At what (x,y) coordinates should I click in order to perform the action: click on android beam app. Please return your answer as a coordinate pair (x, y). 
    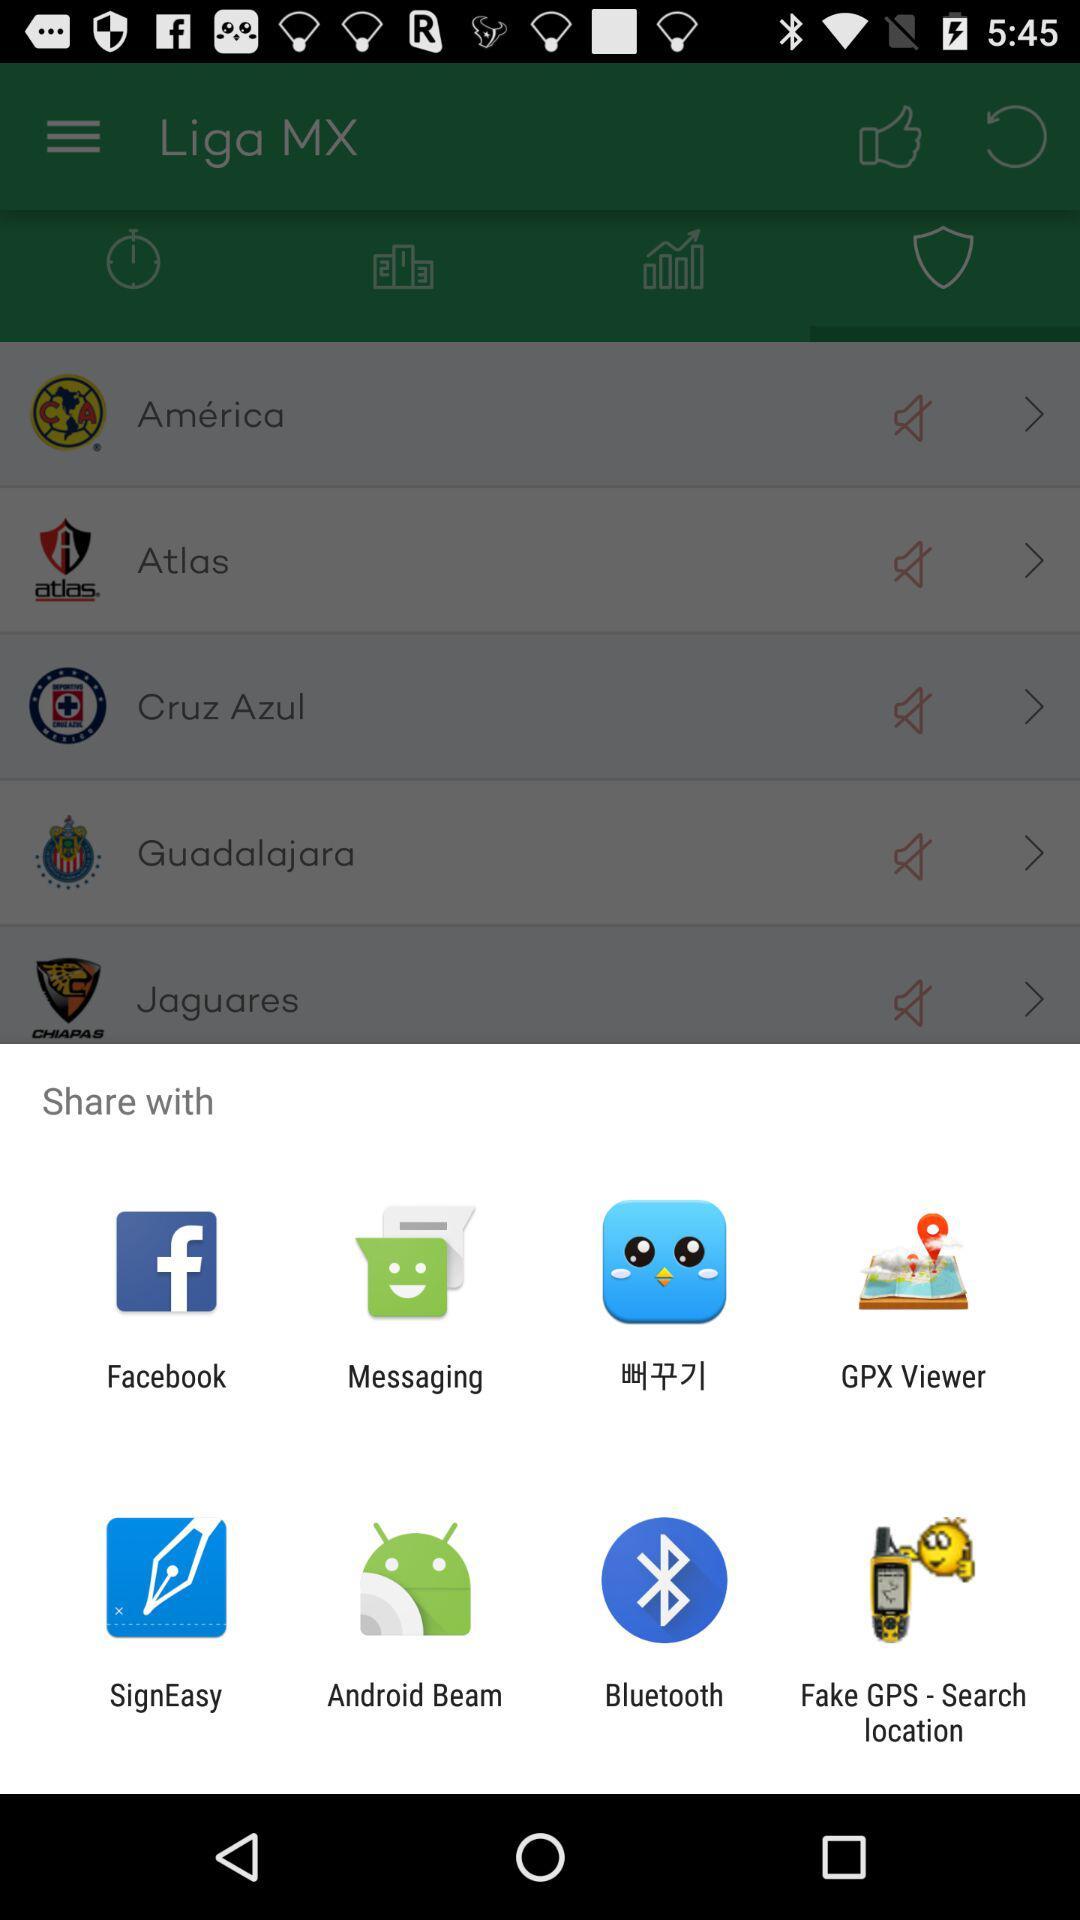
    Looking at the image, I should click on (414, 1711).